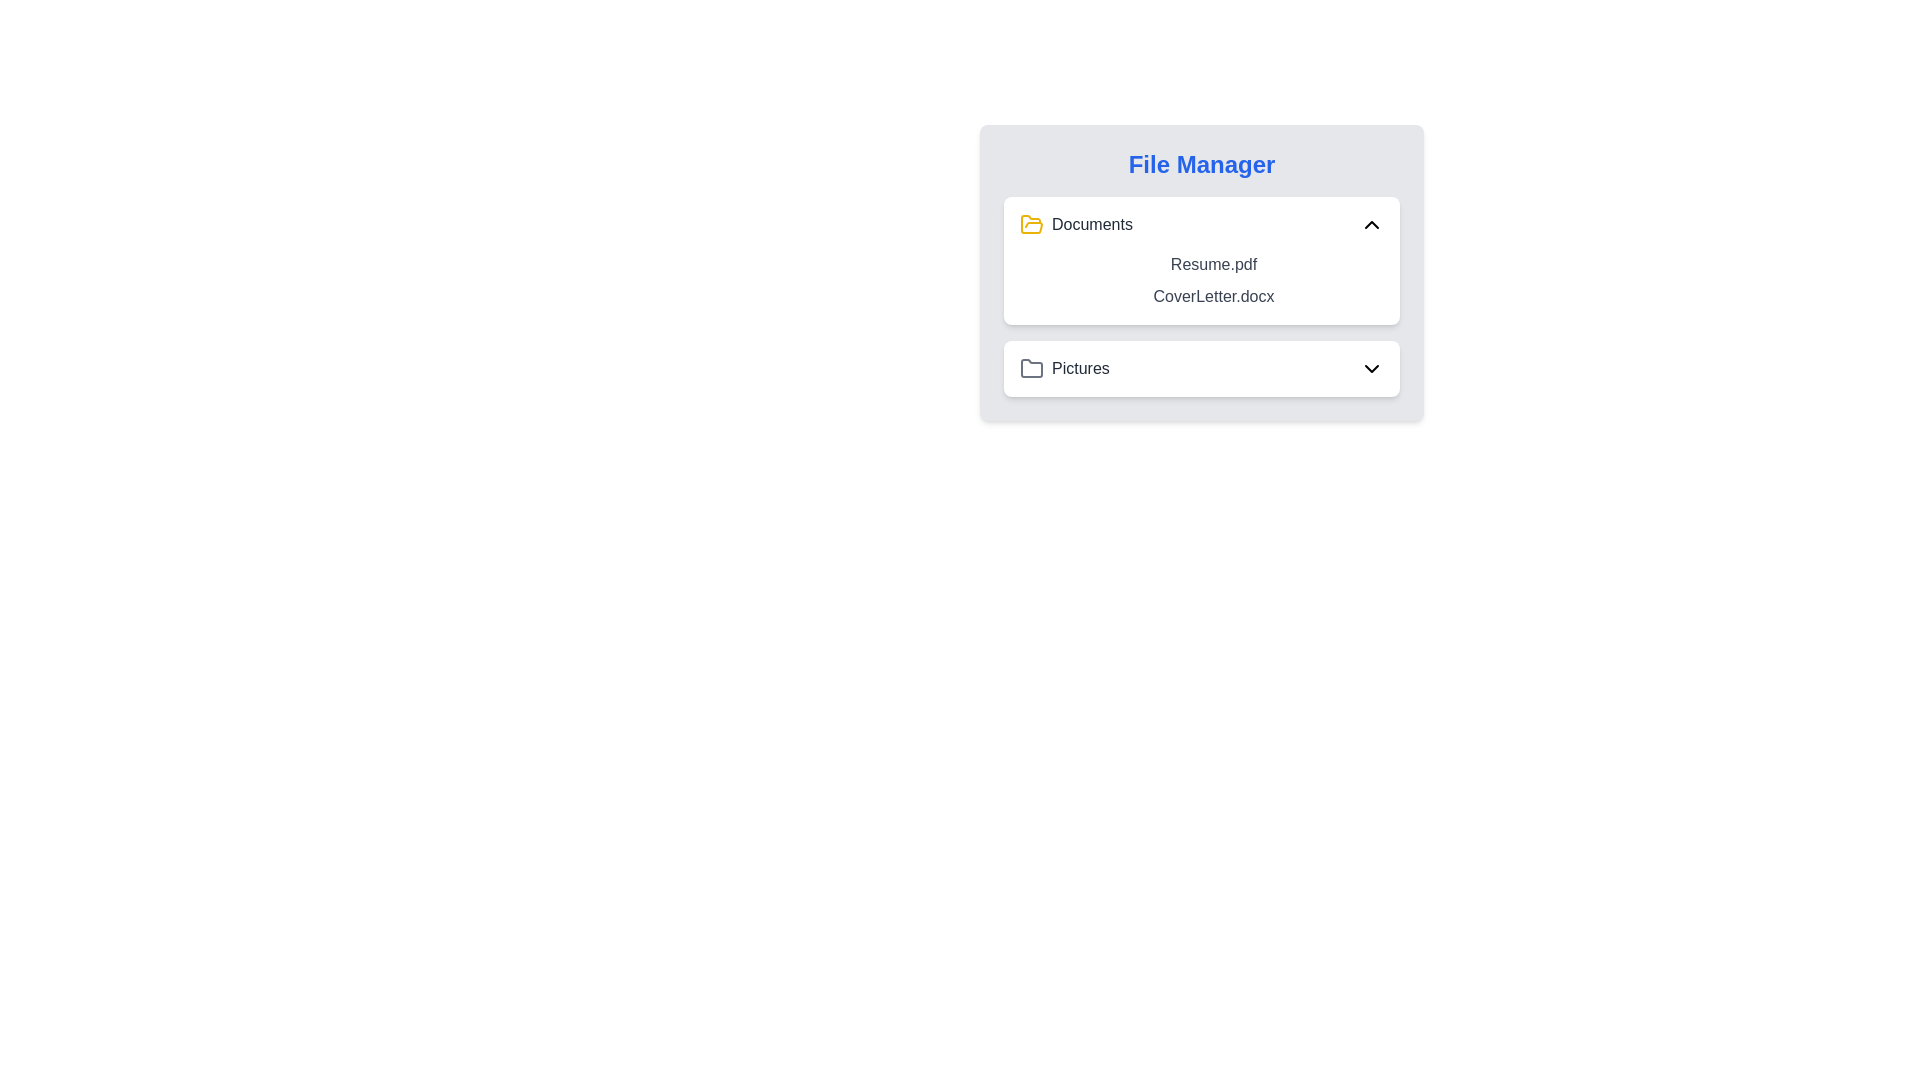 The height and width of the screenshot is (1080, 1920). I want to click on the chevron-up icon button located to the right of the 'Documents' label, so click(1371, 224).